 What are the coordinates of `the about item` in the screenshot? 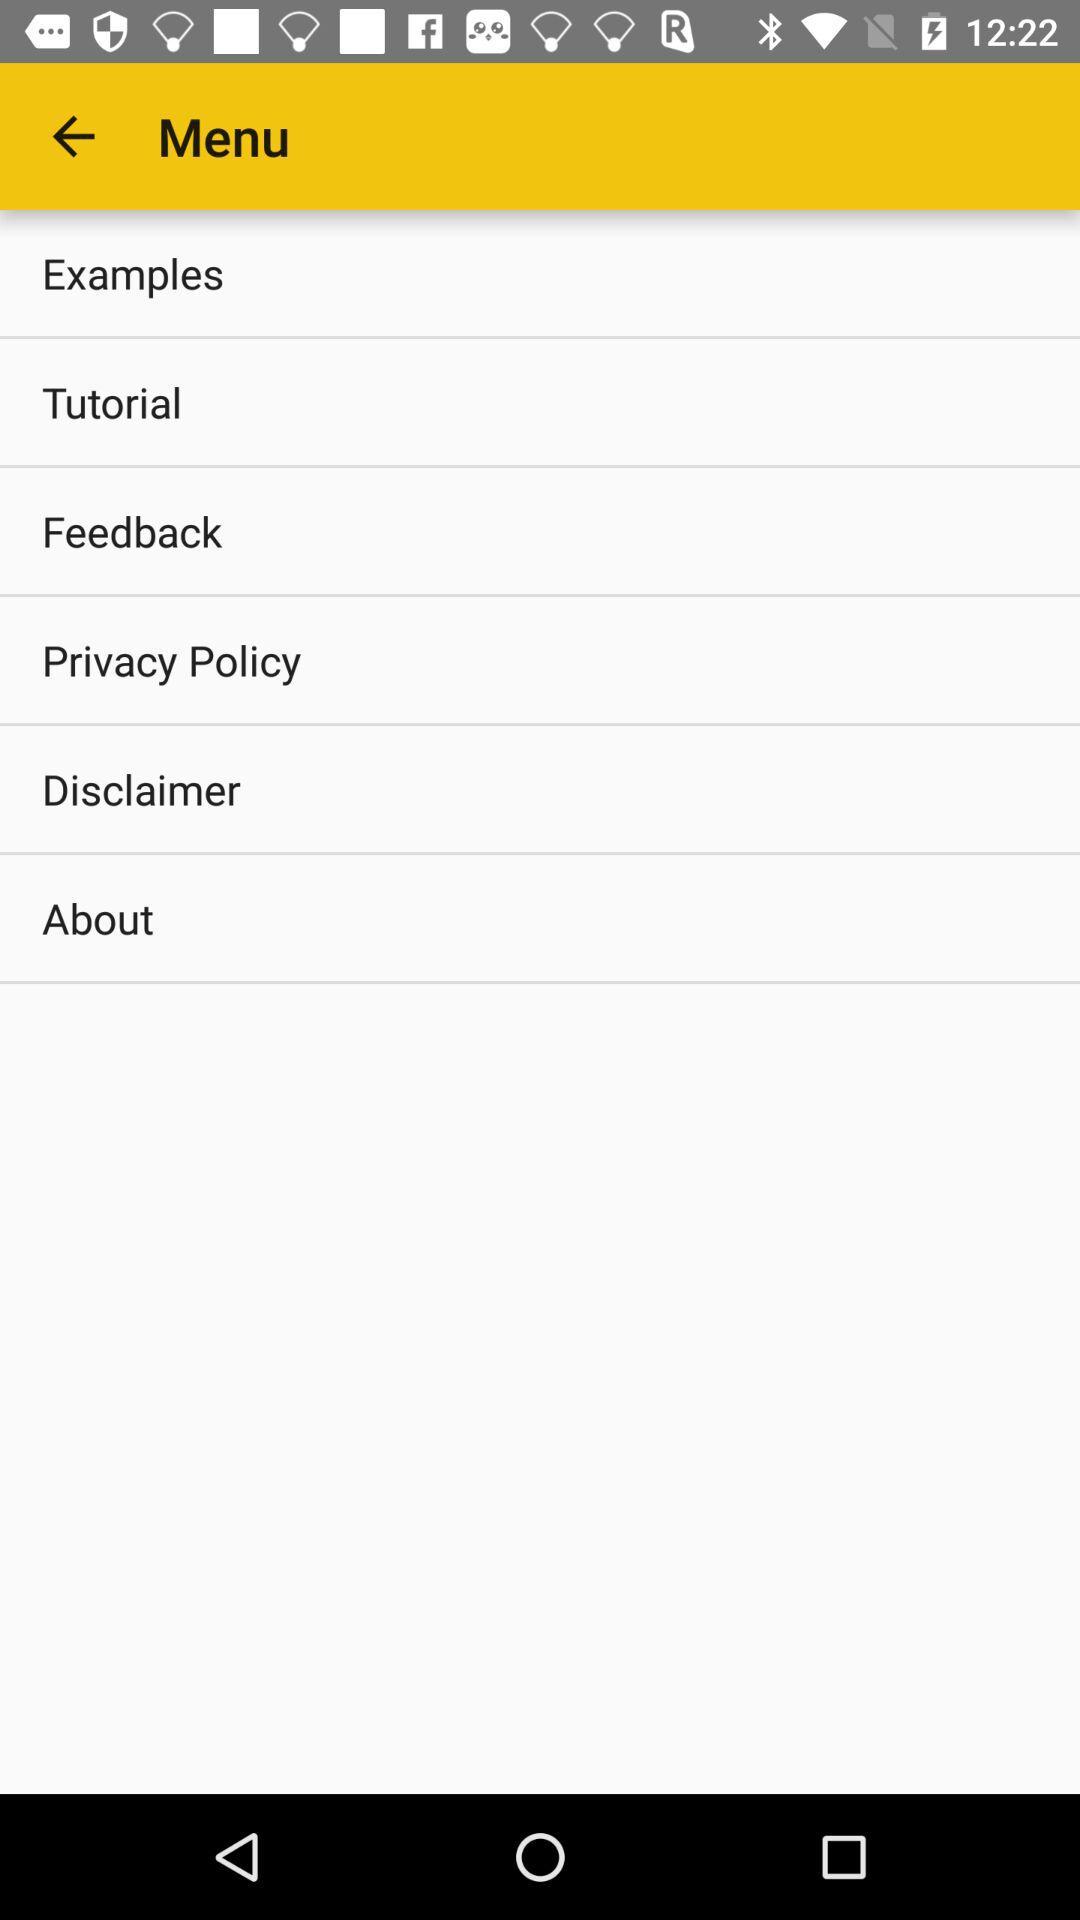 It's located at (540, 916).